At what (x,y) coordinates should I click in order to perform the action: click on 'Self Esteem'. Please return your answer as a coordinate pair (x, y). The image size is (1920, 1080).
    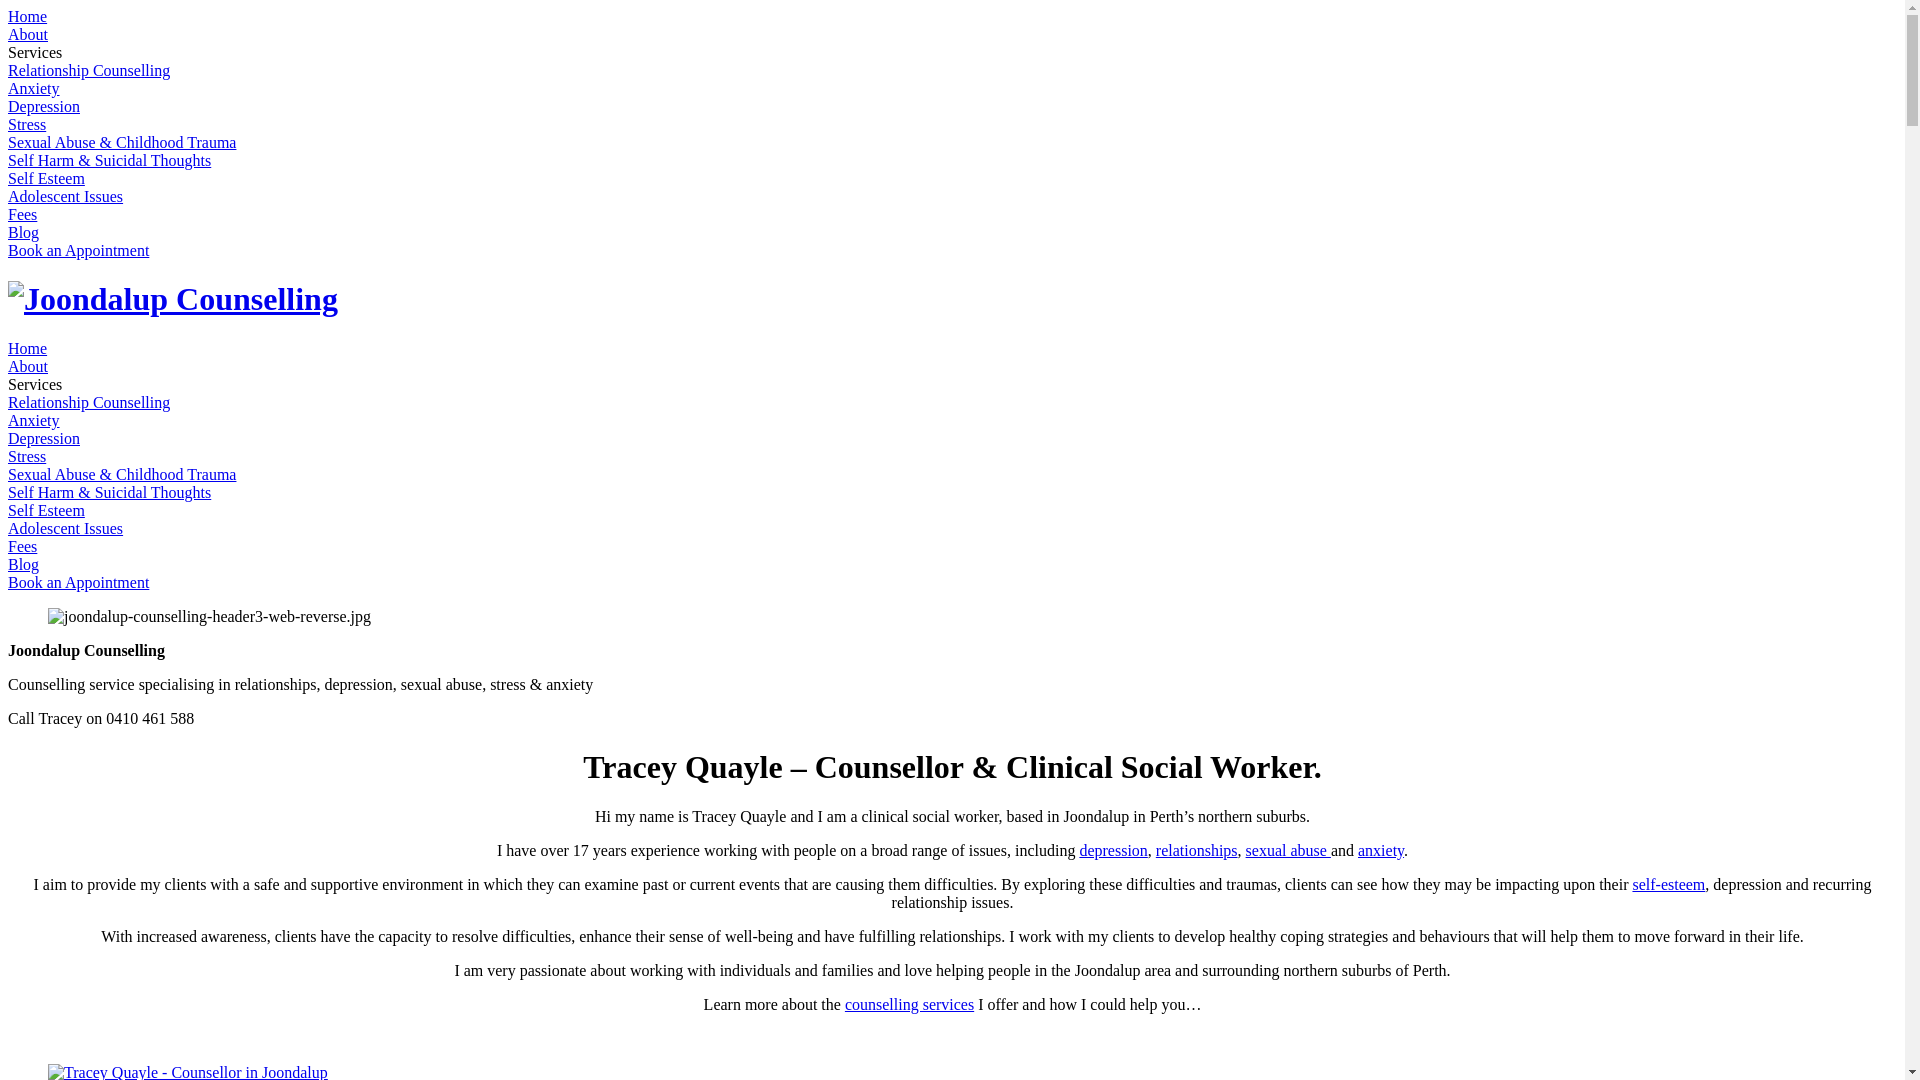
    Looking at the image, I should click on (46, 177).